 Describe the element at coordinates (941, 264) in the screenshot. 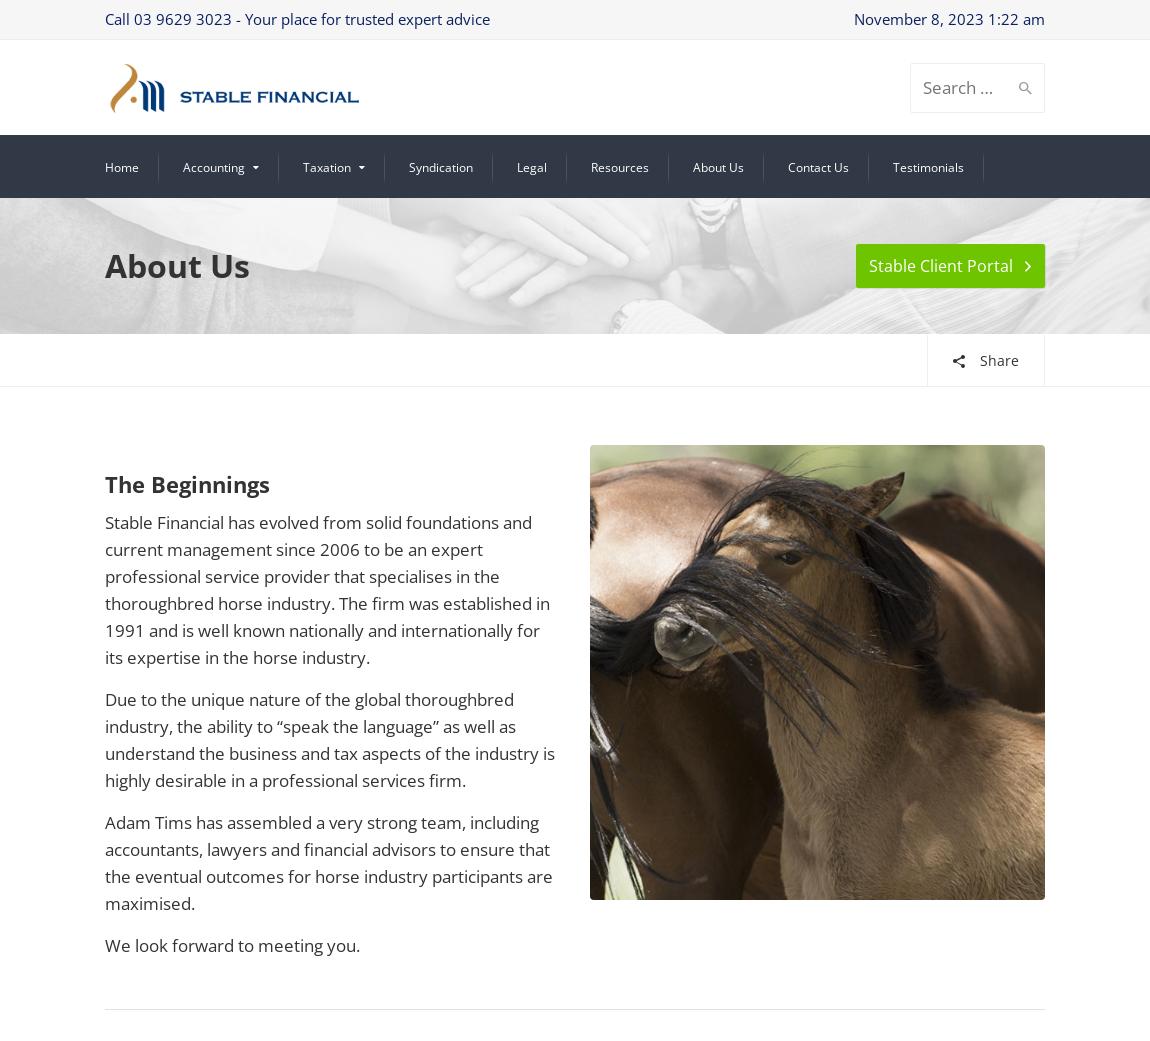

I see `'Stable Client Portal'` at that location.